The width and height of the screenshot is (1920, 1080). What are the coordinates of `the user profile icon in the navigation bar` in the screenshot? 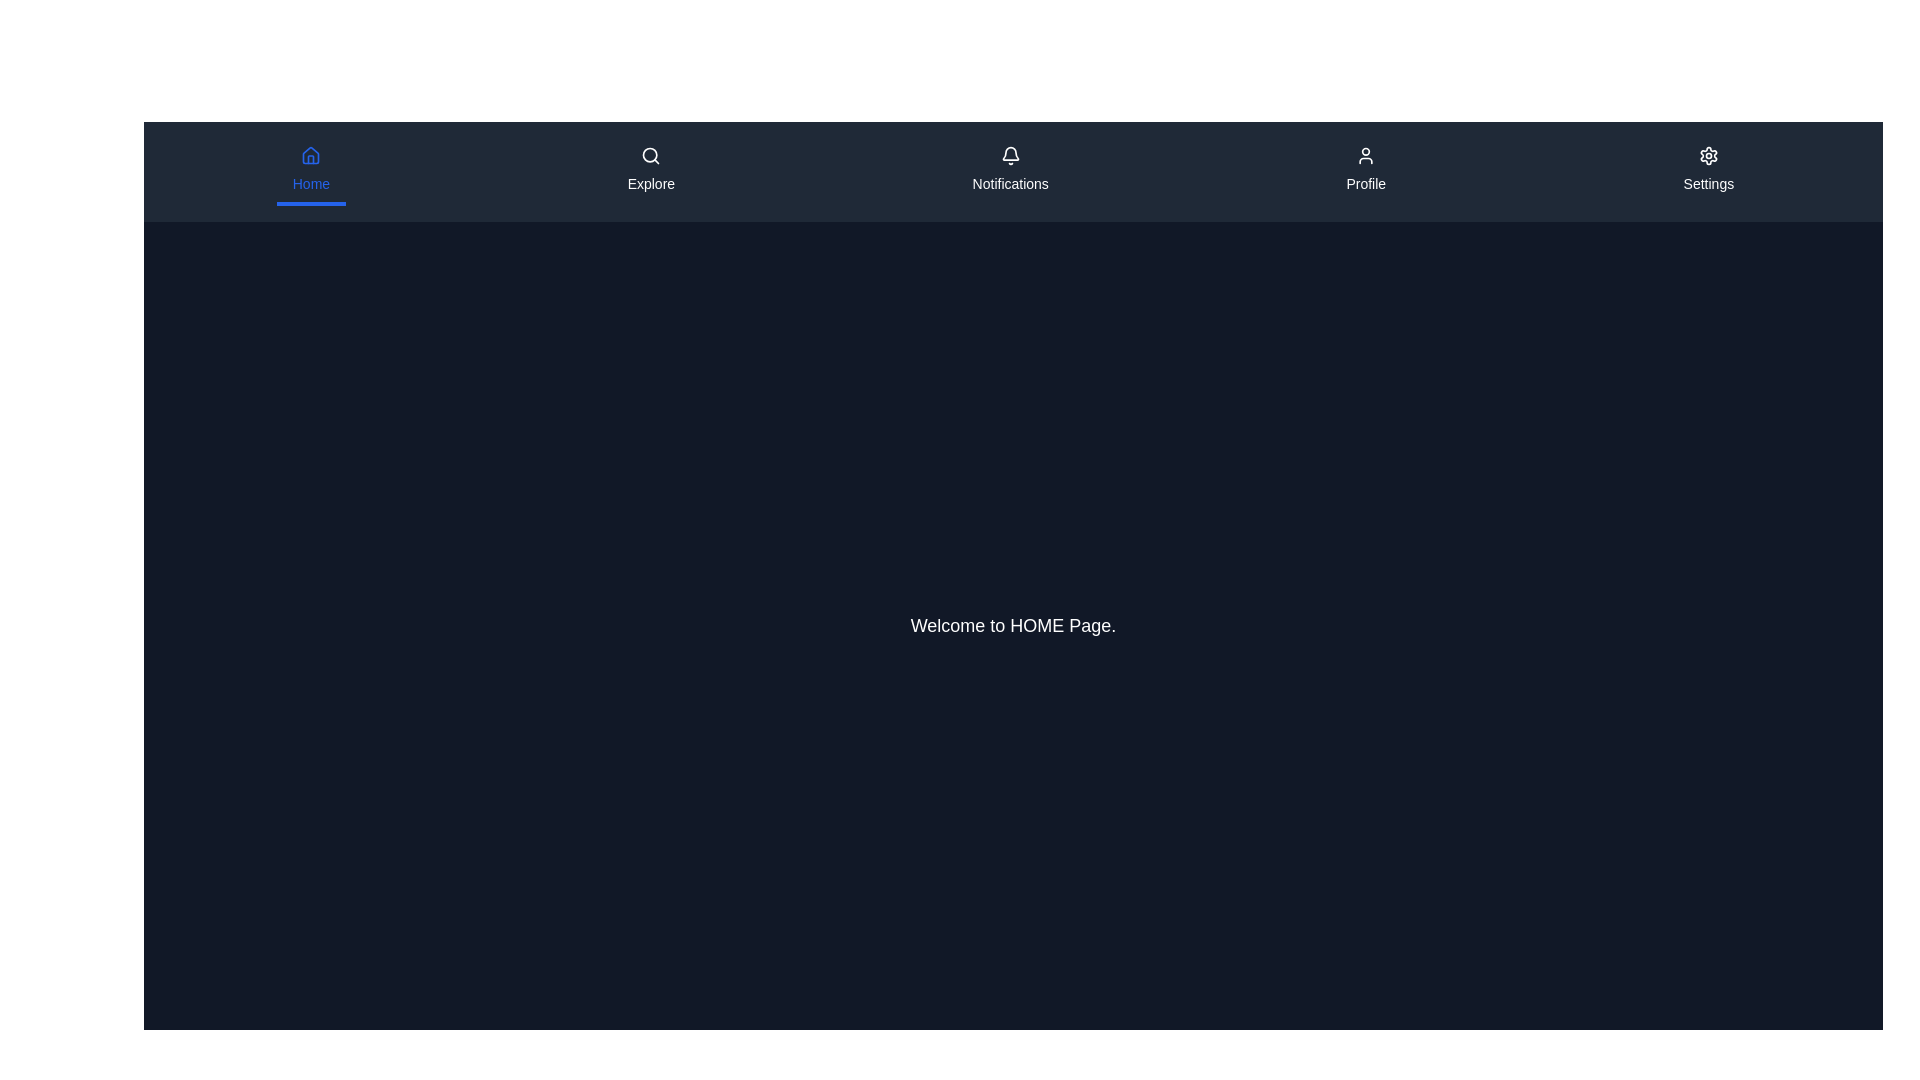 It's located at (1365, 154).